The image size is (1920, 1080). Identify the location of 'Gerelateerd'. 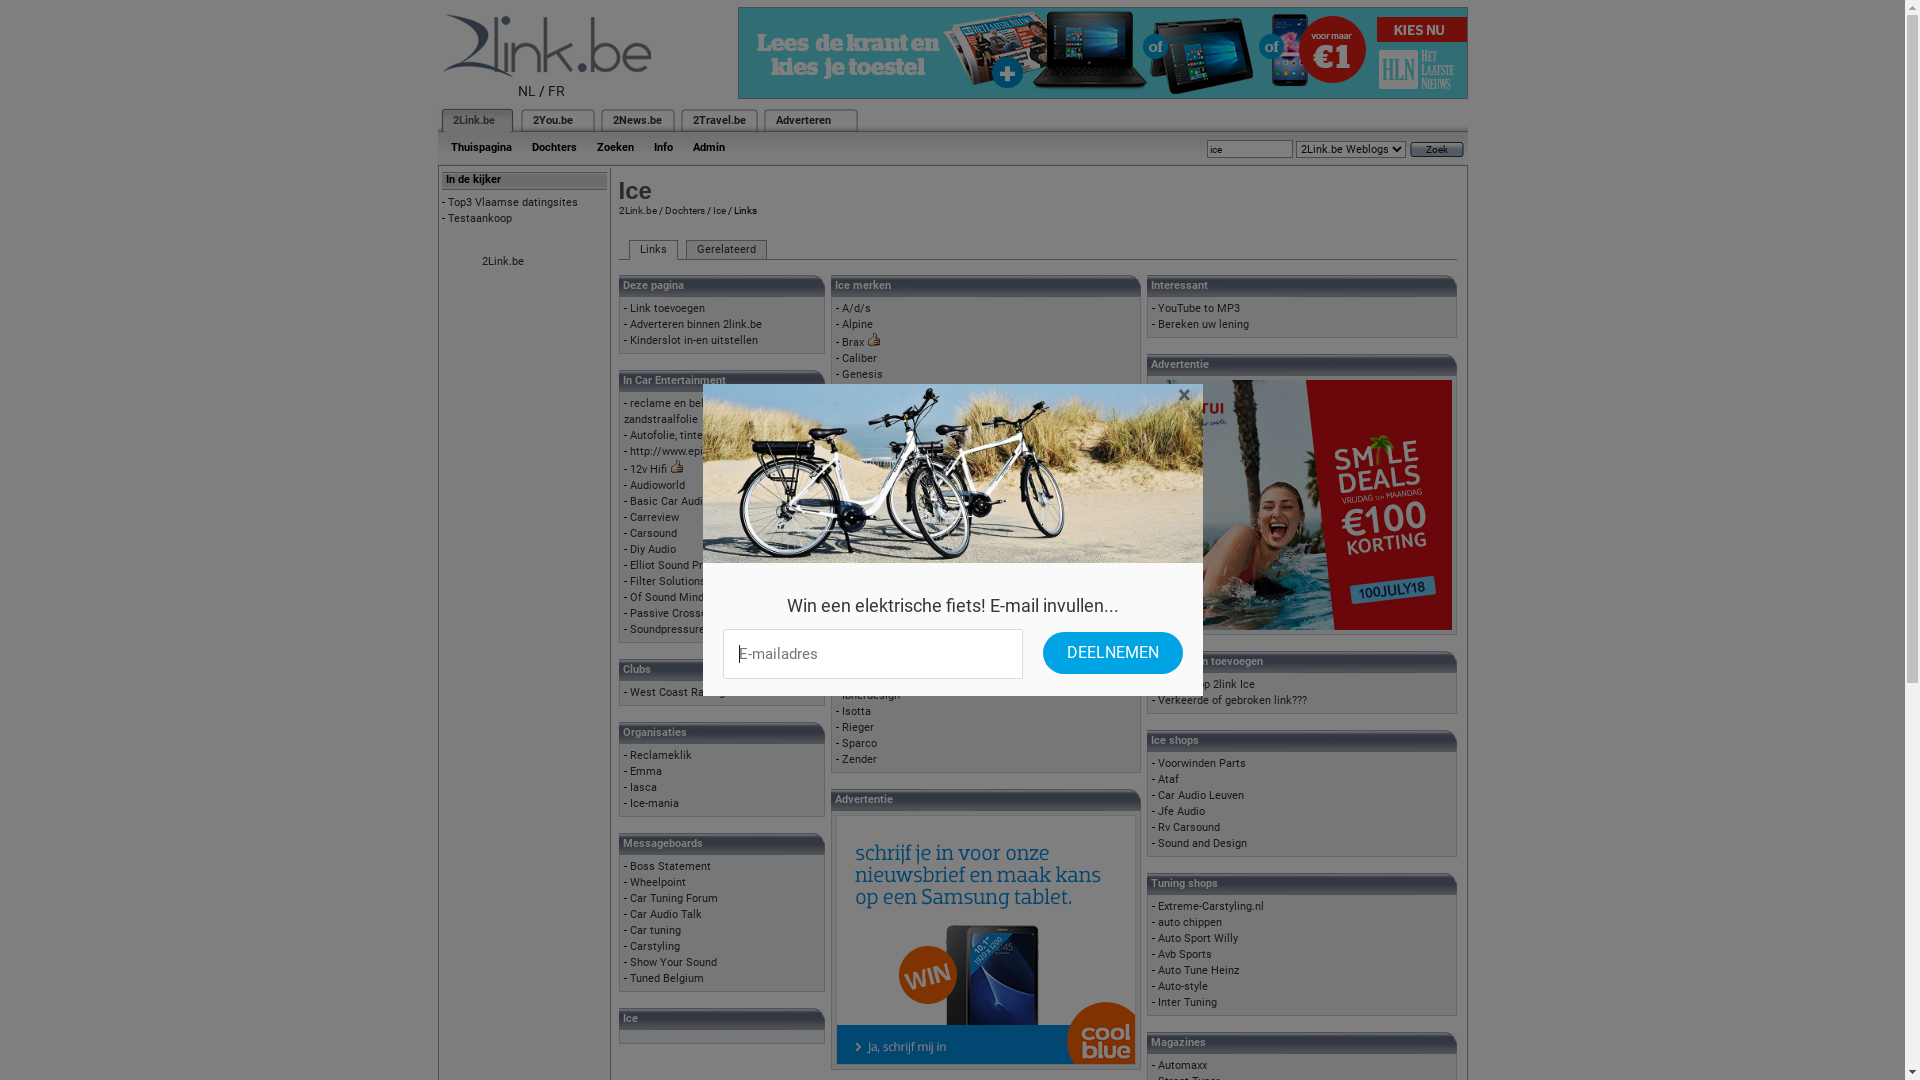
(725, 249).